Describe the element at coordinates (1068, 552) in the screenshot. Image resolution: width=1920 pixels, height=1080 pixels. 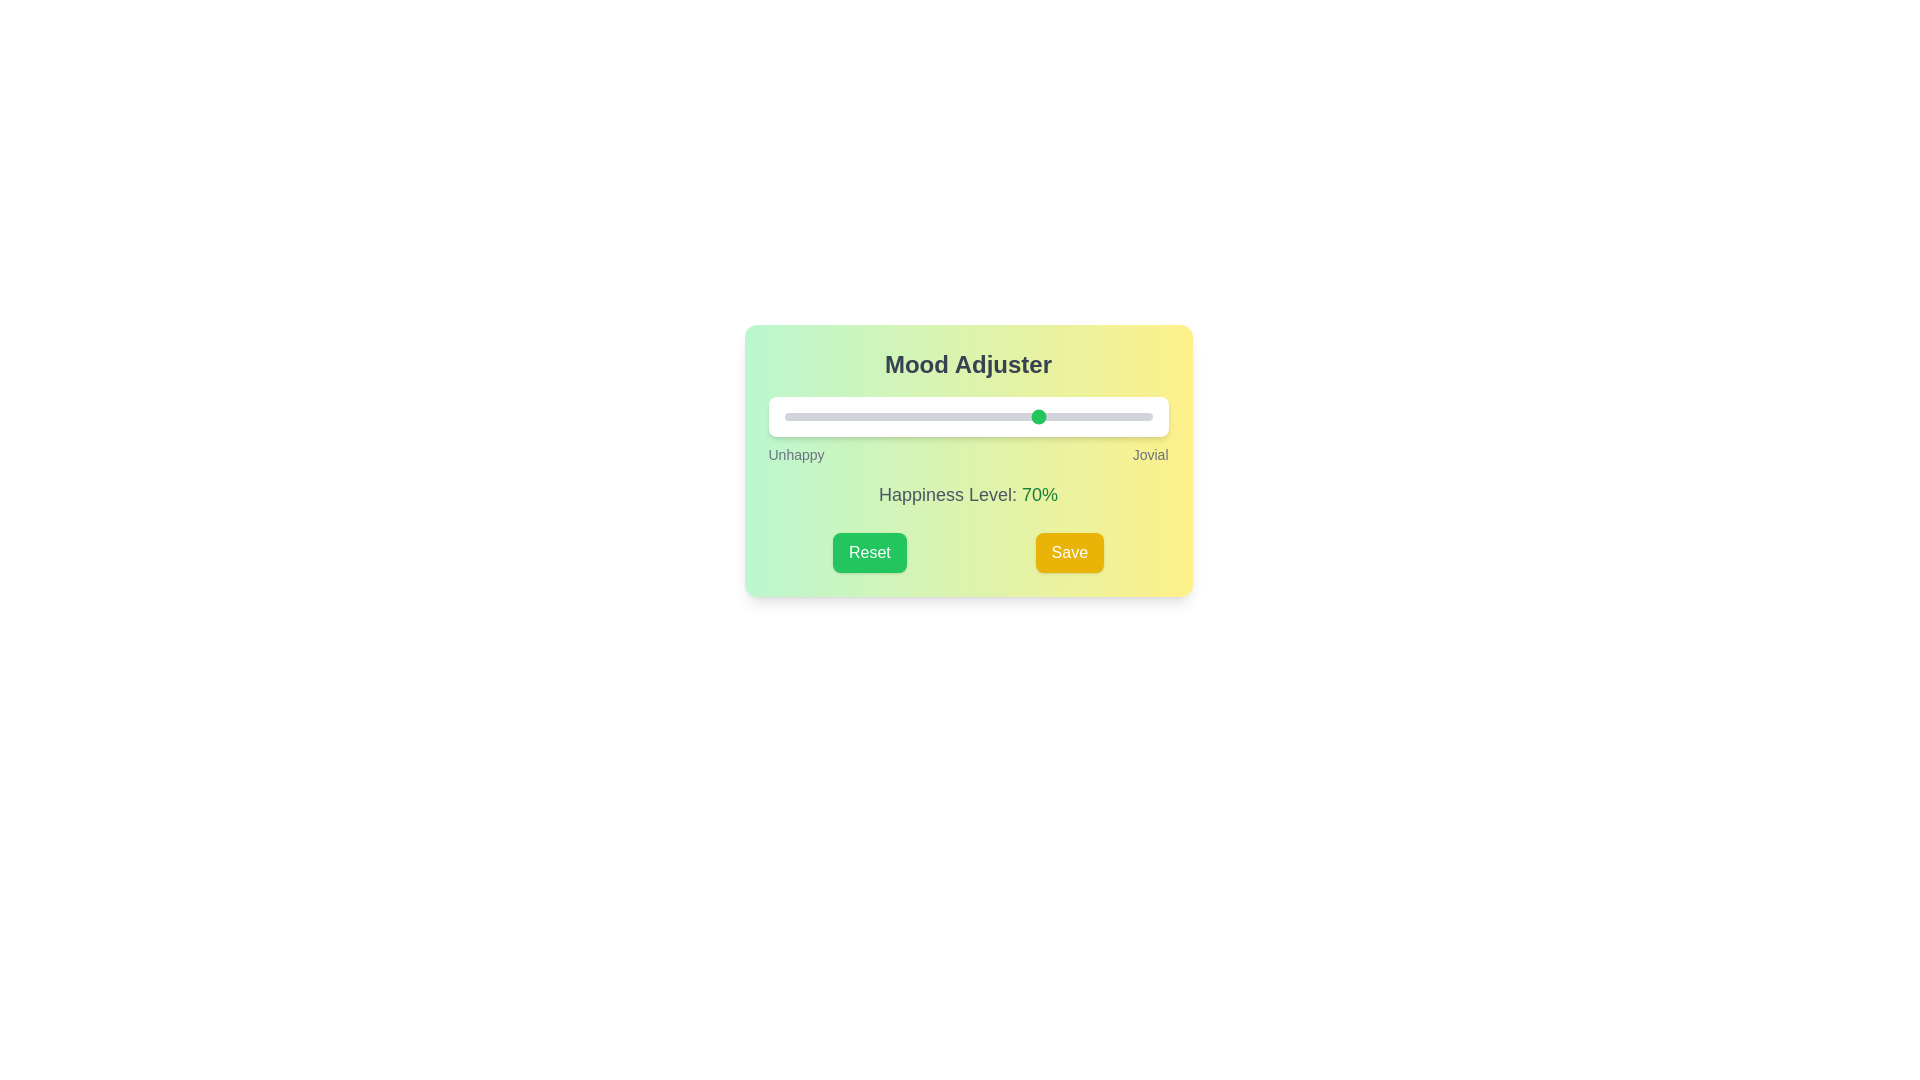
I see `the 'Save' button to save the current happiness level` at that location.